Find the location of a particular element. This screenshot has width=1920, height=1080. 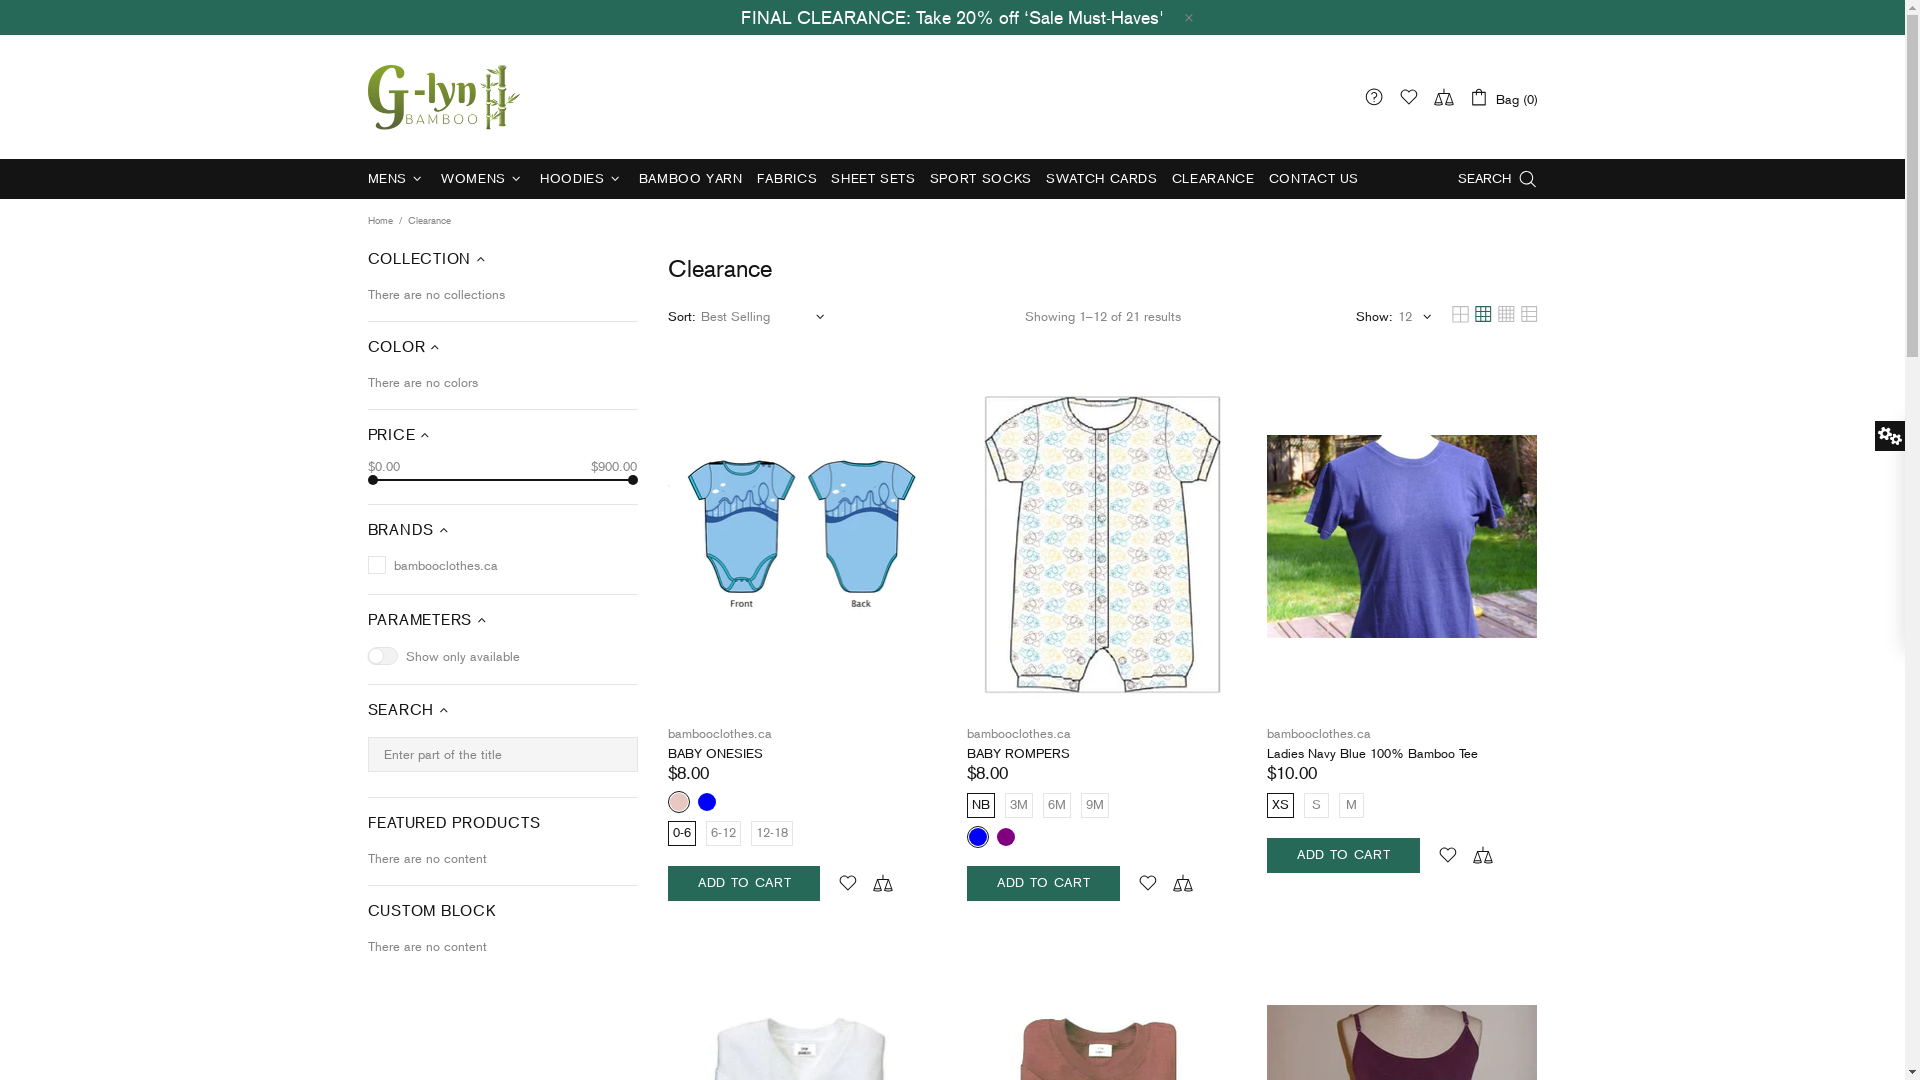

'Ladies Navy Blue 100% Bamboo Tee' is located at coordinates (1266, 753).